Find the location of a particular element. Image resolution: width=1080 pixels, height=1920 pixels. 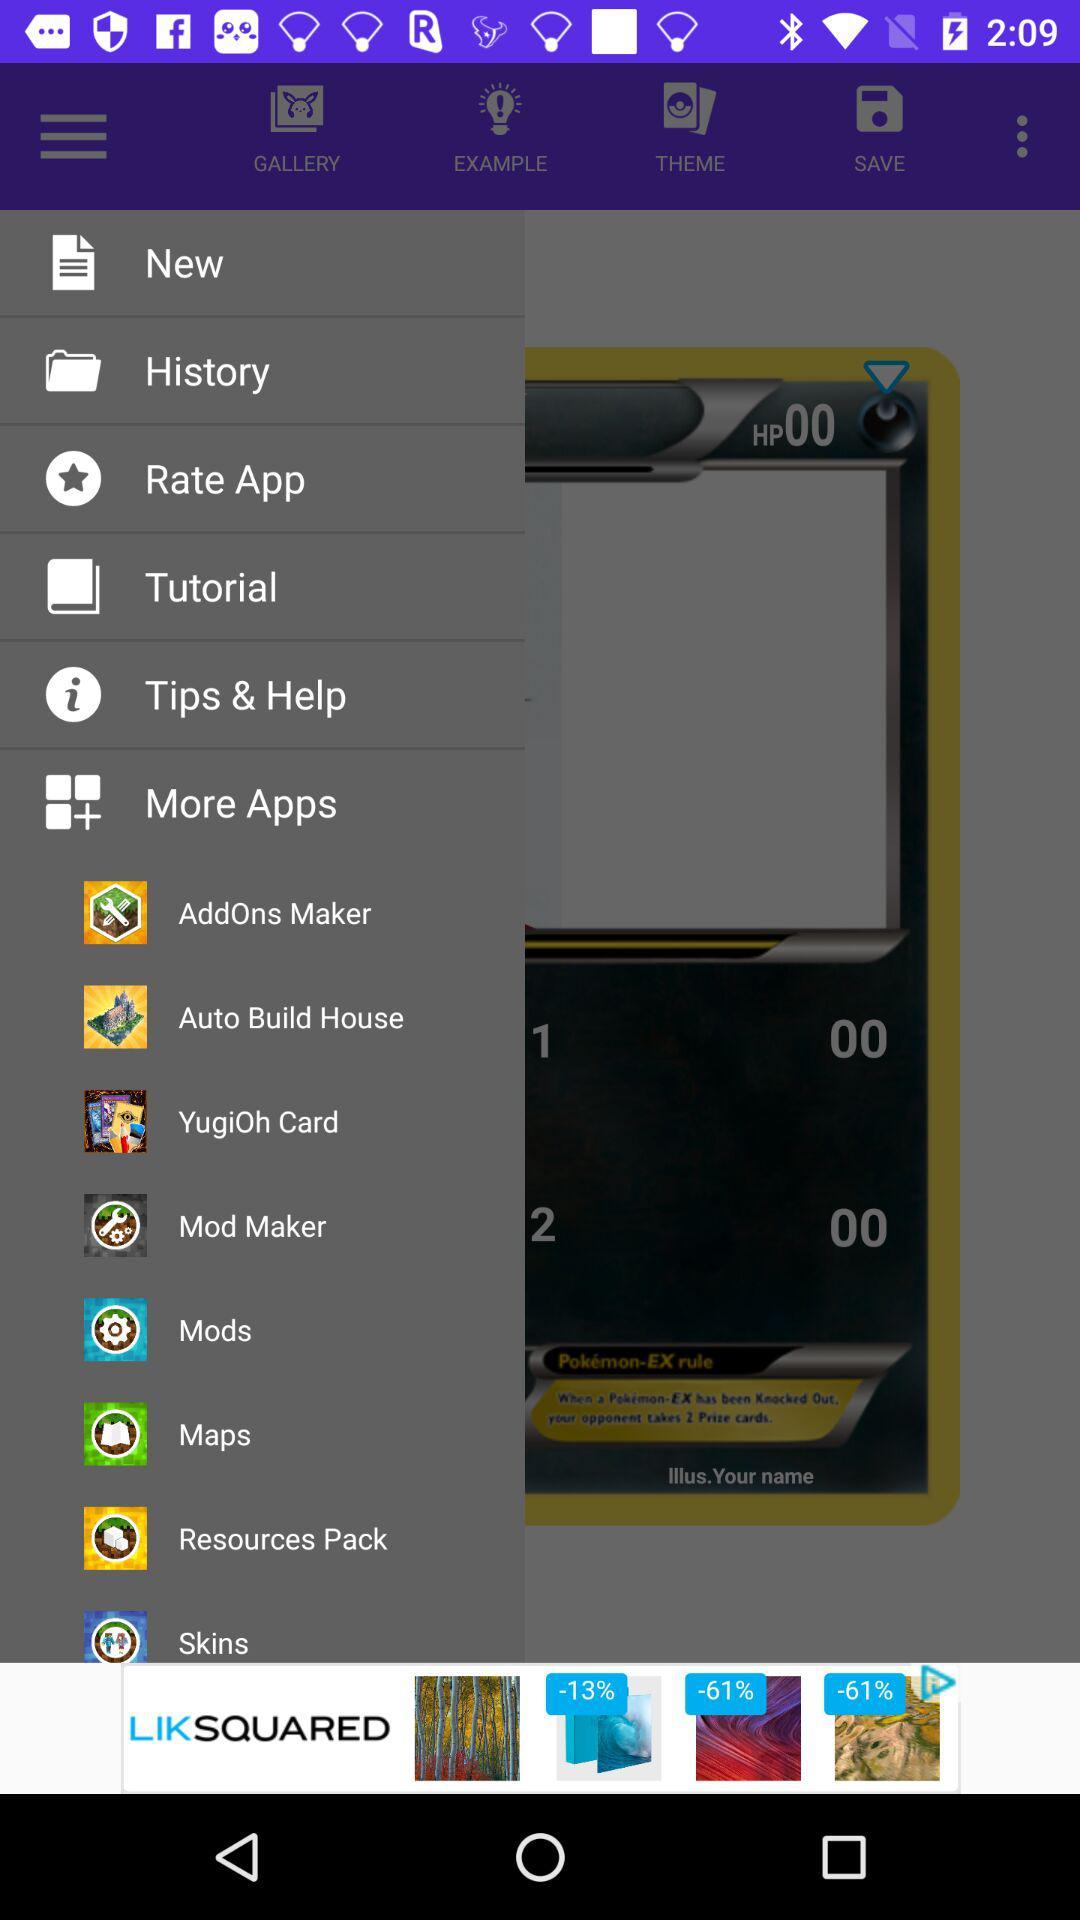

the book icon is located at coordinates (155, 451).